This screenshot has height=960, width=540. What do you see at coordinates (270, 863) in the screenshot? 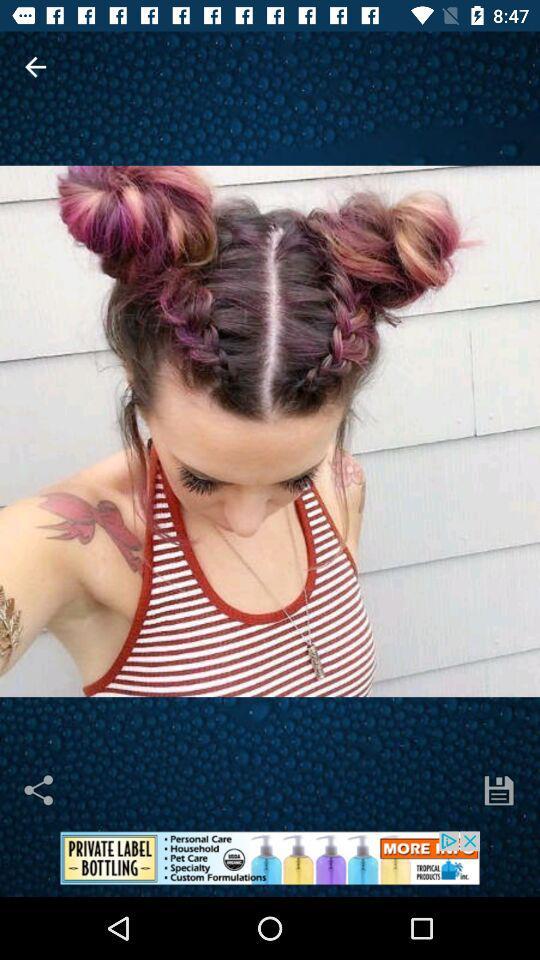
I see `advertising` at bounding box center [270, 863].